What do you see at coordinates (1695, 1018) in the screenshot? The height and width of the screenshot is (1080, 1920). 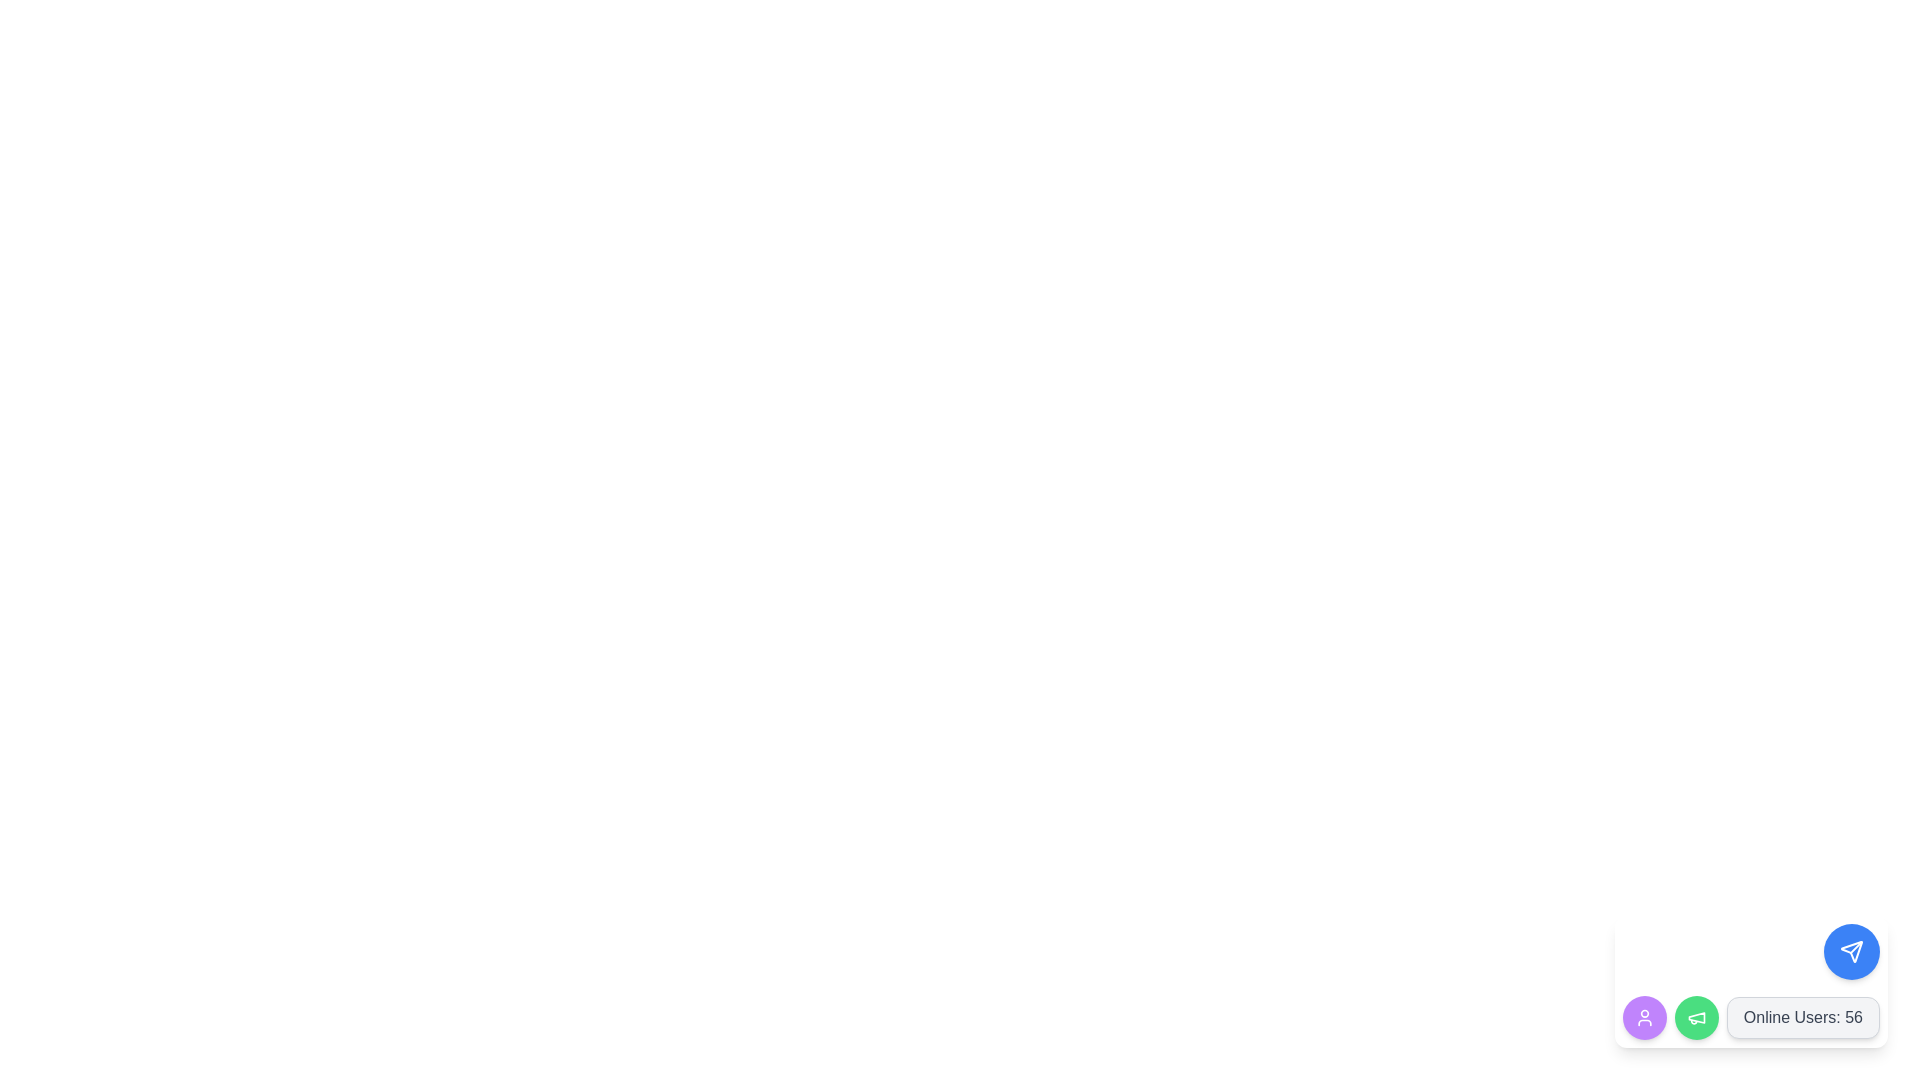 I see `the circular green button with a white megaphone icon located between the purple user icon button and the label 'Online Users: 56.'` at bounding box center [1695, 1018].